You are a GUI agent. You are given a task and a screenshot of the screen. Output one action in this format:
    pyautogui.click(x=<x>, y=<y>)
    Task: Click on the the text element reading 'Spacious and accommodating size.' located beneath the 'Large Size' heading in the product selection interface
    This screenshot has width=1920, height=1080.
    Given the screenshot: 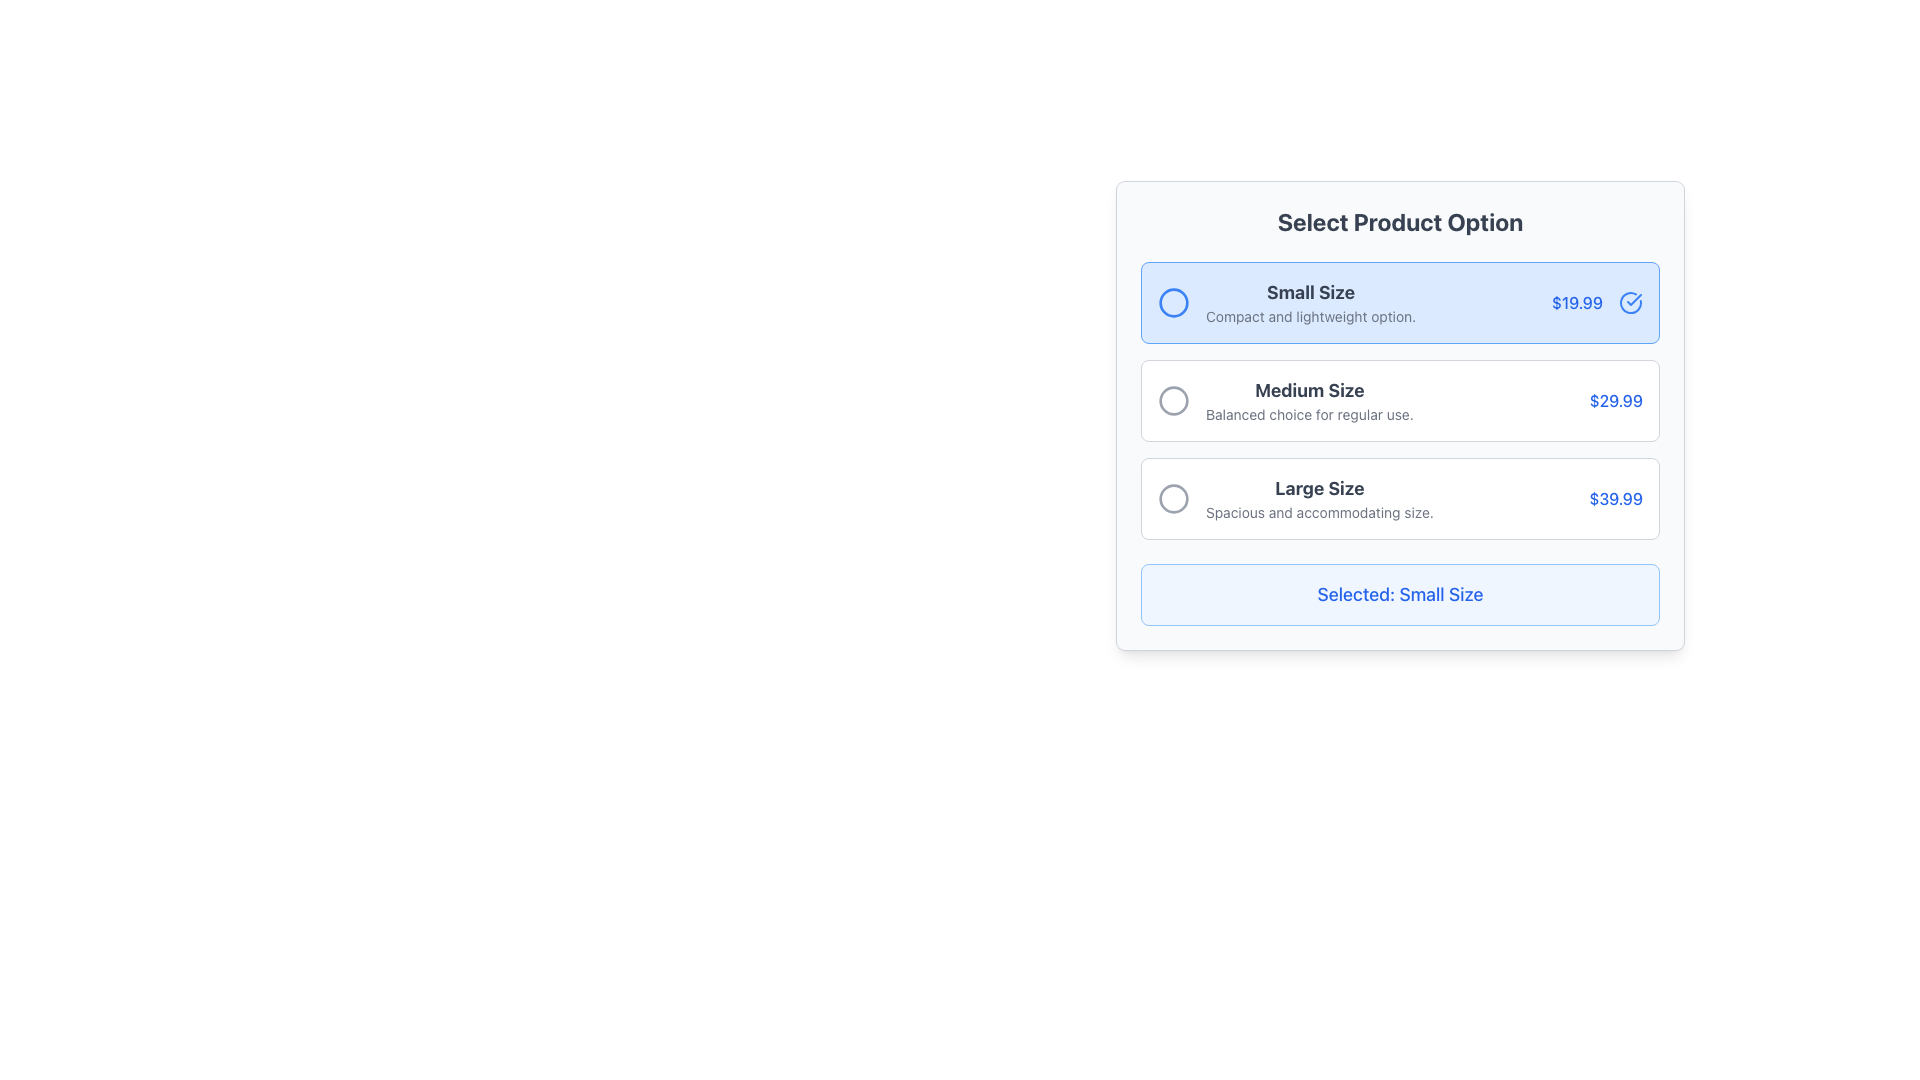 What is the action you would take?
    pyautogui.click(x=1320, y=512)
    